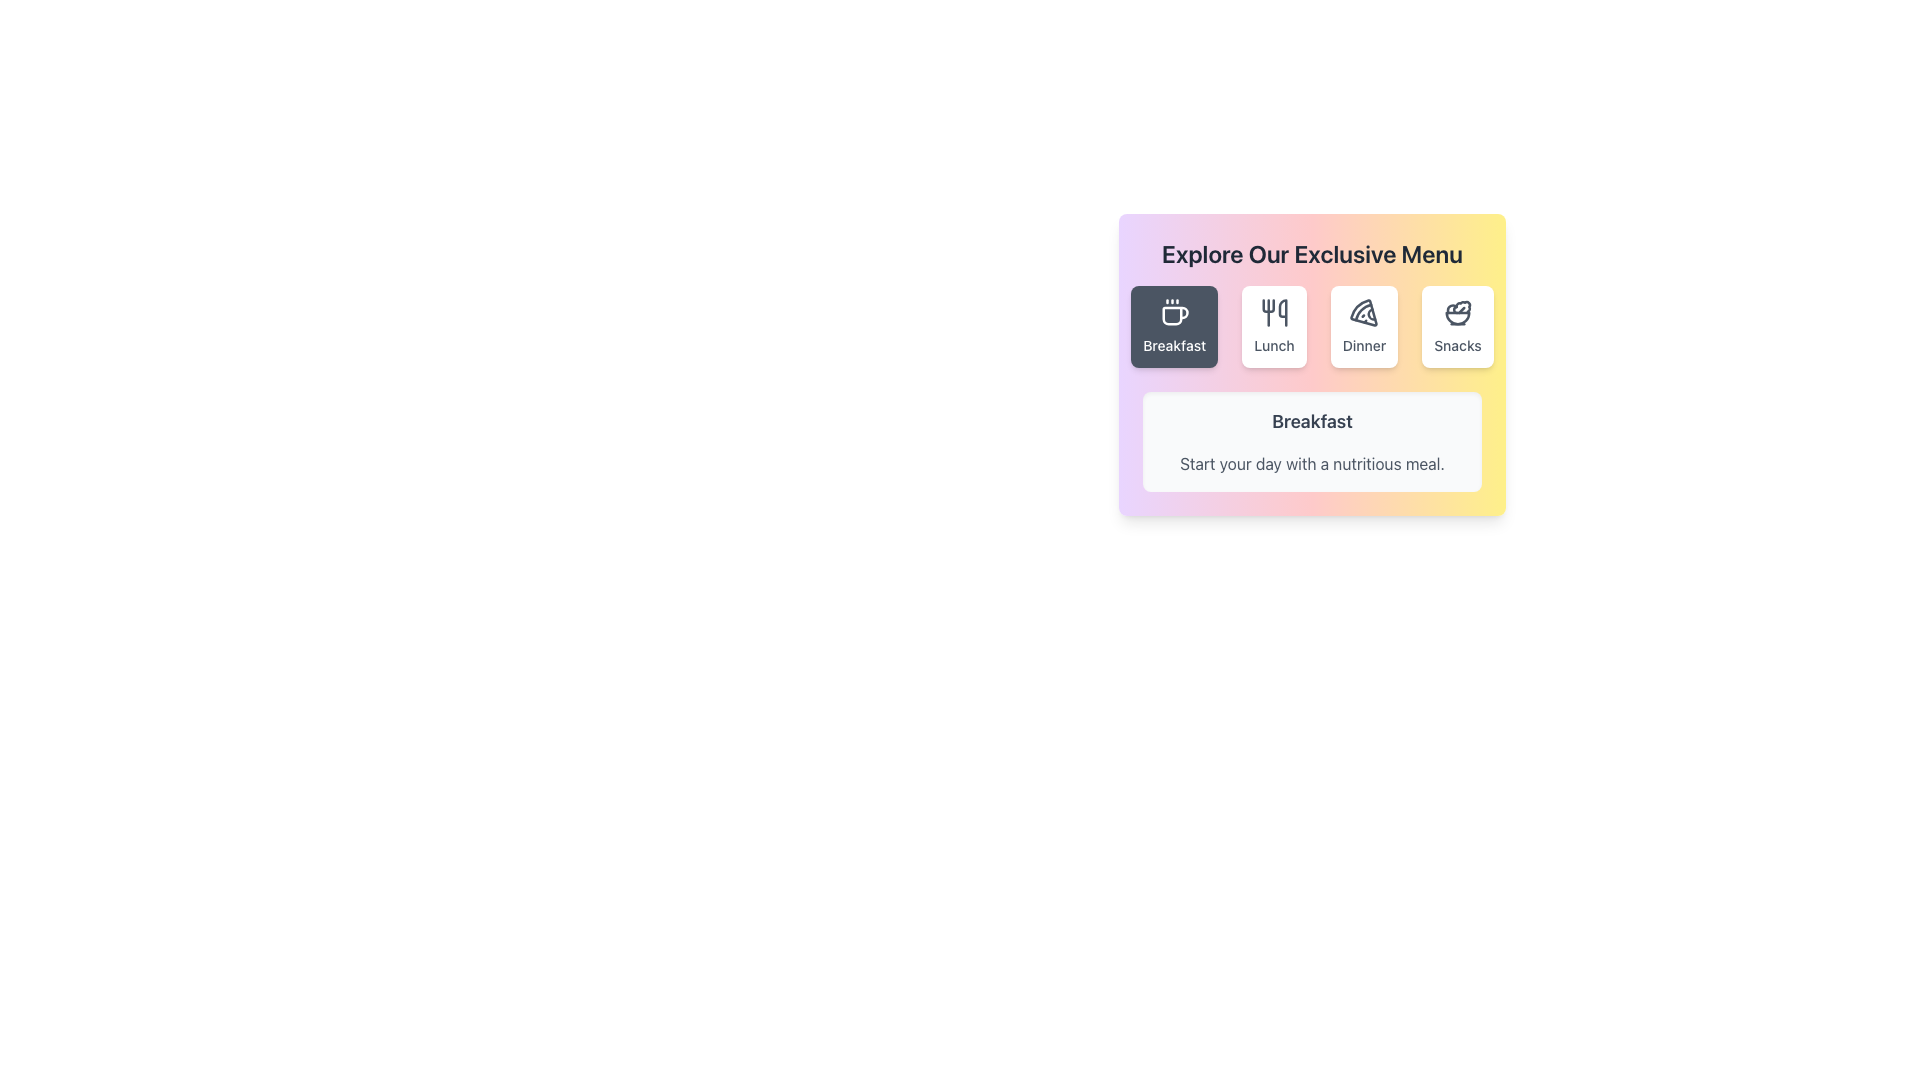 This screenshot has width=1920, height=1080. Describe the element at coordinates (1273, 312) in the screenshot. I see `the 'Lunch' icon, which depicts utensils including a fork and a spoon, located between the 'Breakfast' and 'Dinner' buttons in the menu labeled 'Explore Our Exclusive Menu'` at that location.